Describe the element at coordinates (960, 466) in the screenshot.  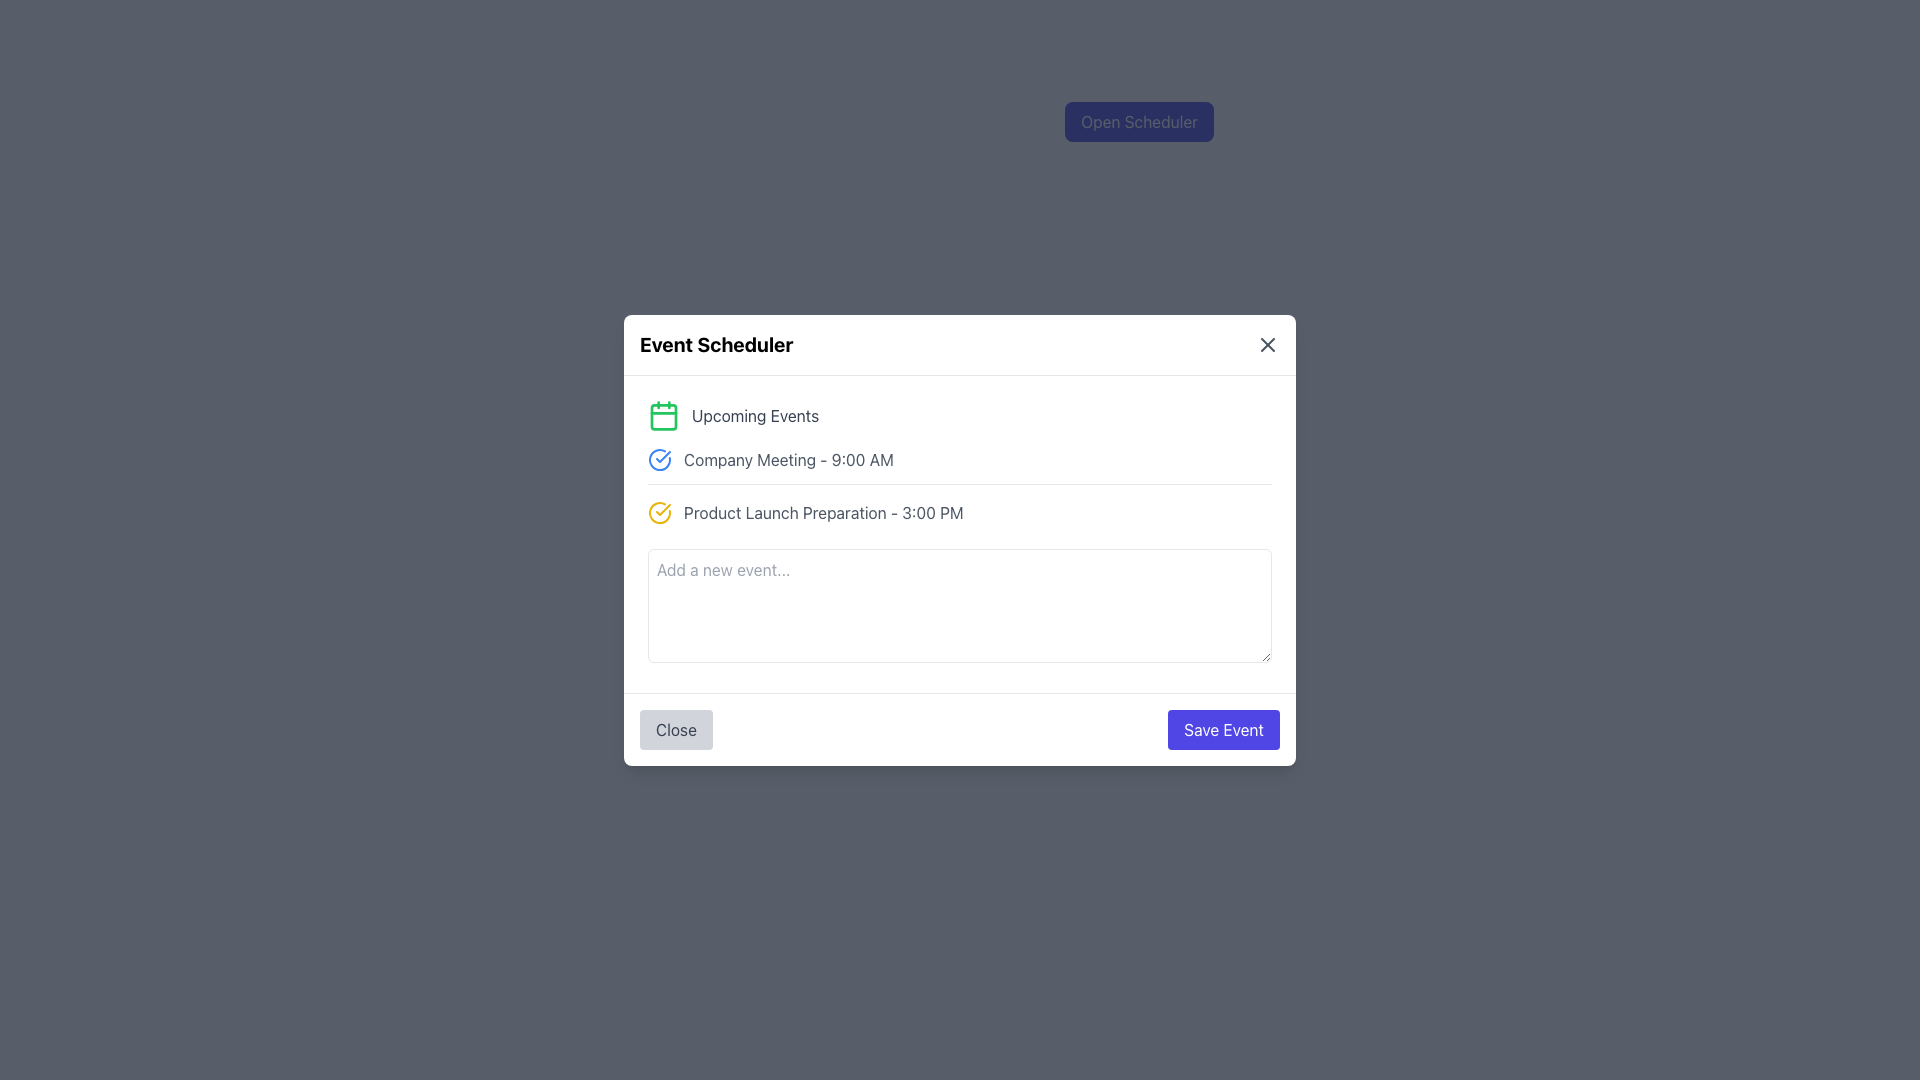
I see `the first event item in the 'Event Scheduler' modal, which represents a scheduled meeting, located directly under the title 'Upcoming Events'` at that location.